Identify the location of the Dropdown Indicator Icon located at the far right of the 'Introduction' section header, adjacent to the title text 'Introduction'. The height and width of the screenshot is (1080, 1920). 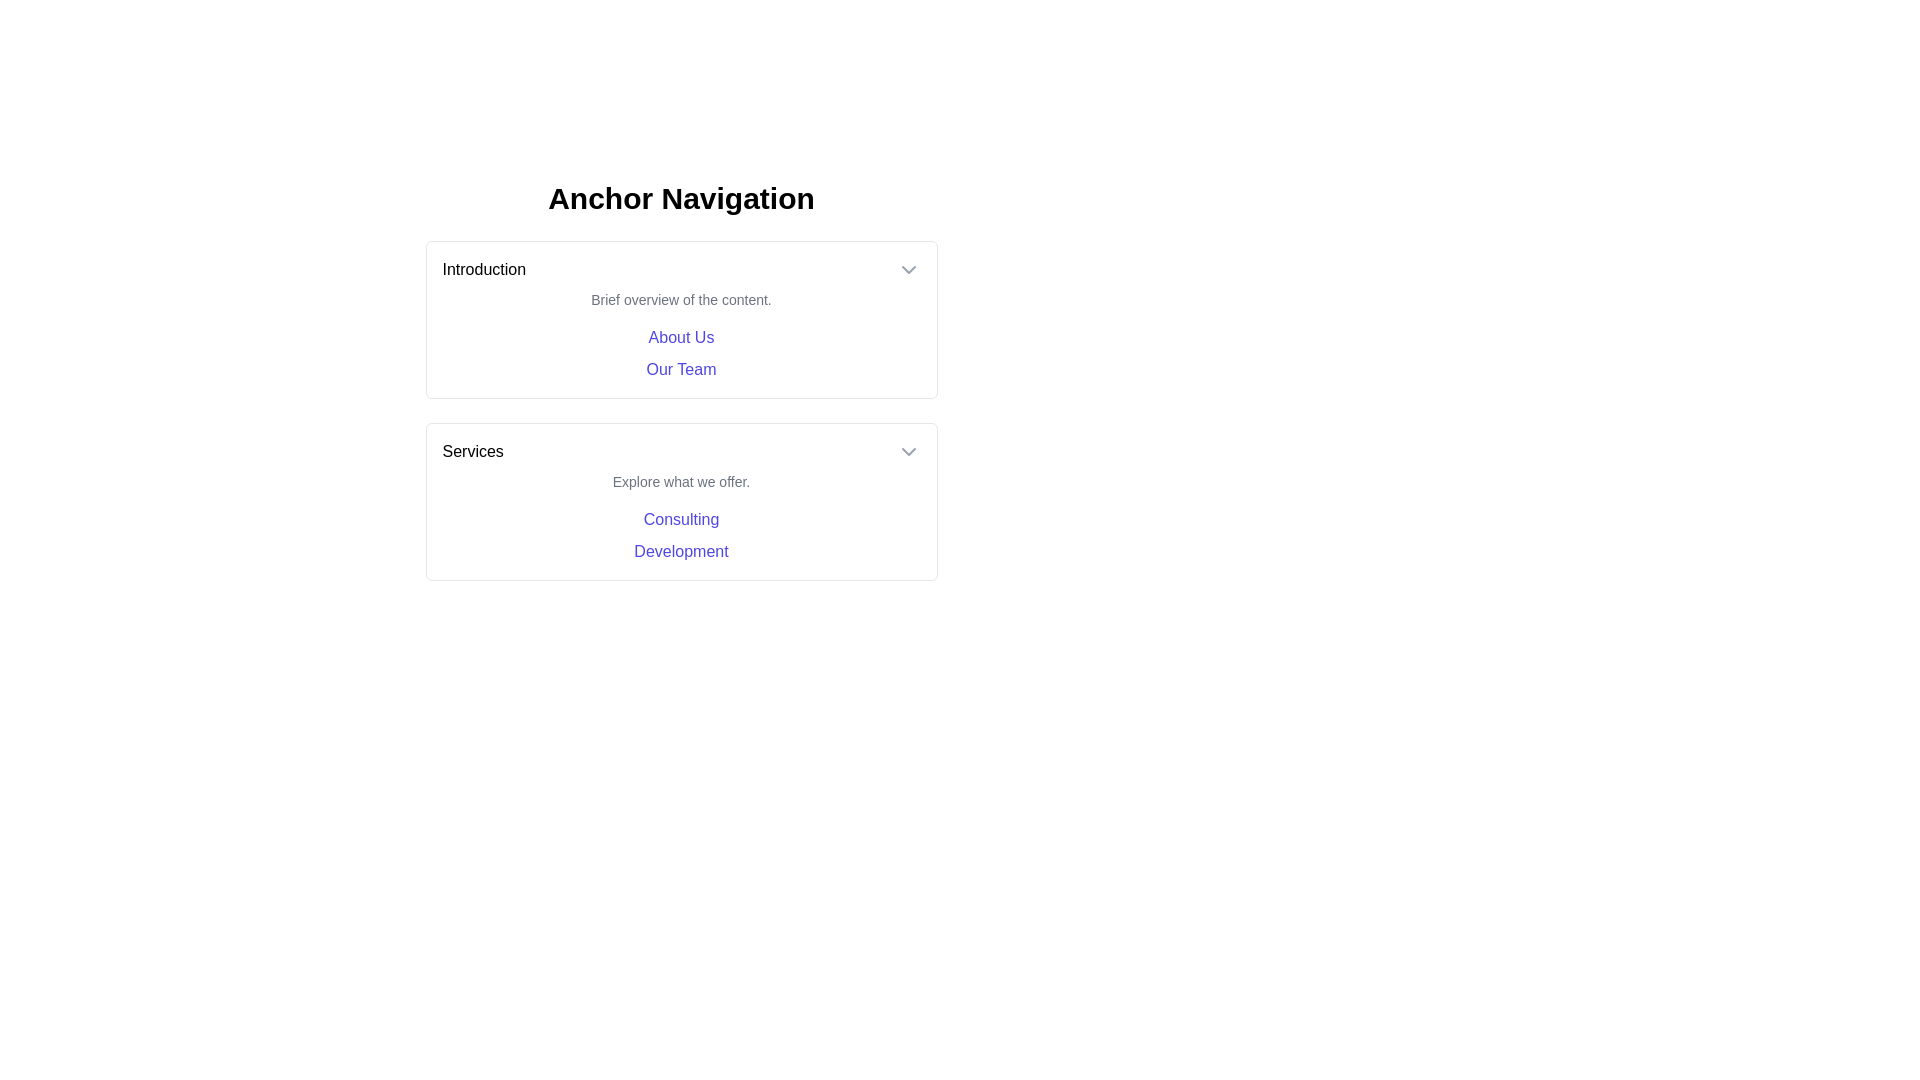
(907, 270).